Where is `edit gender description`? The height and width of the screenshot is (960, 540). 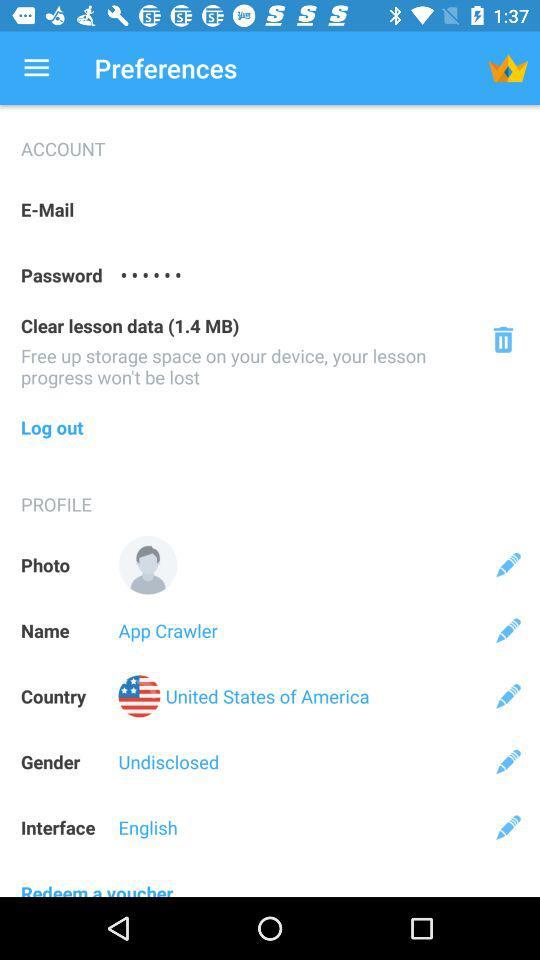
edit gender description is located at coordinates (508, 760).